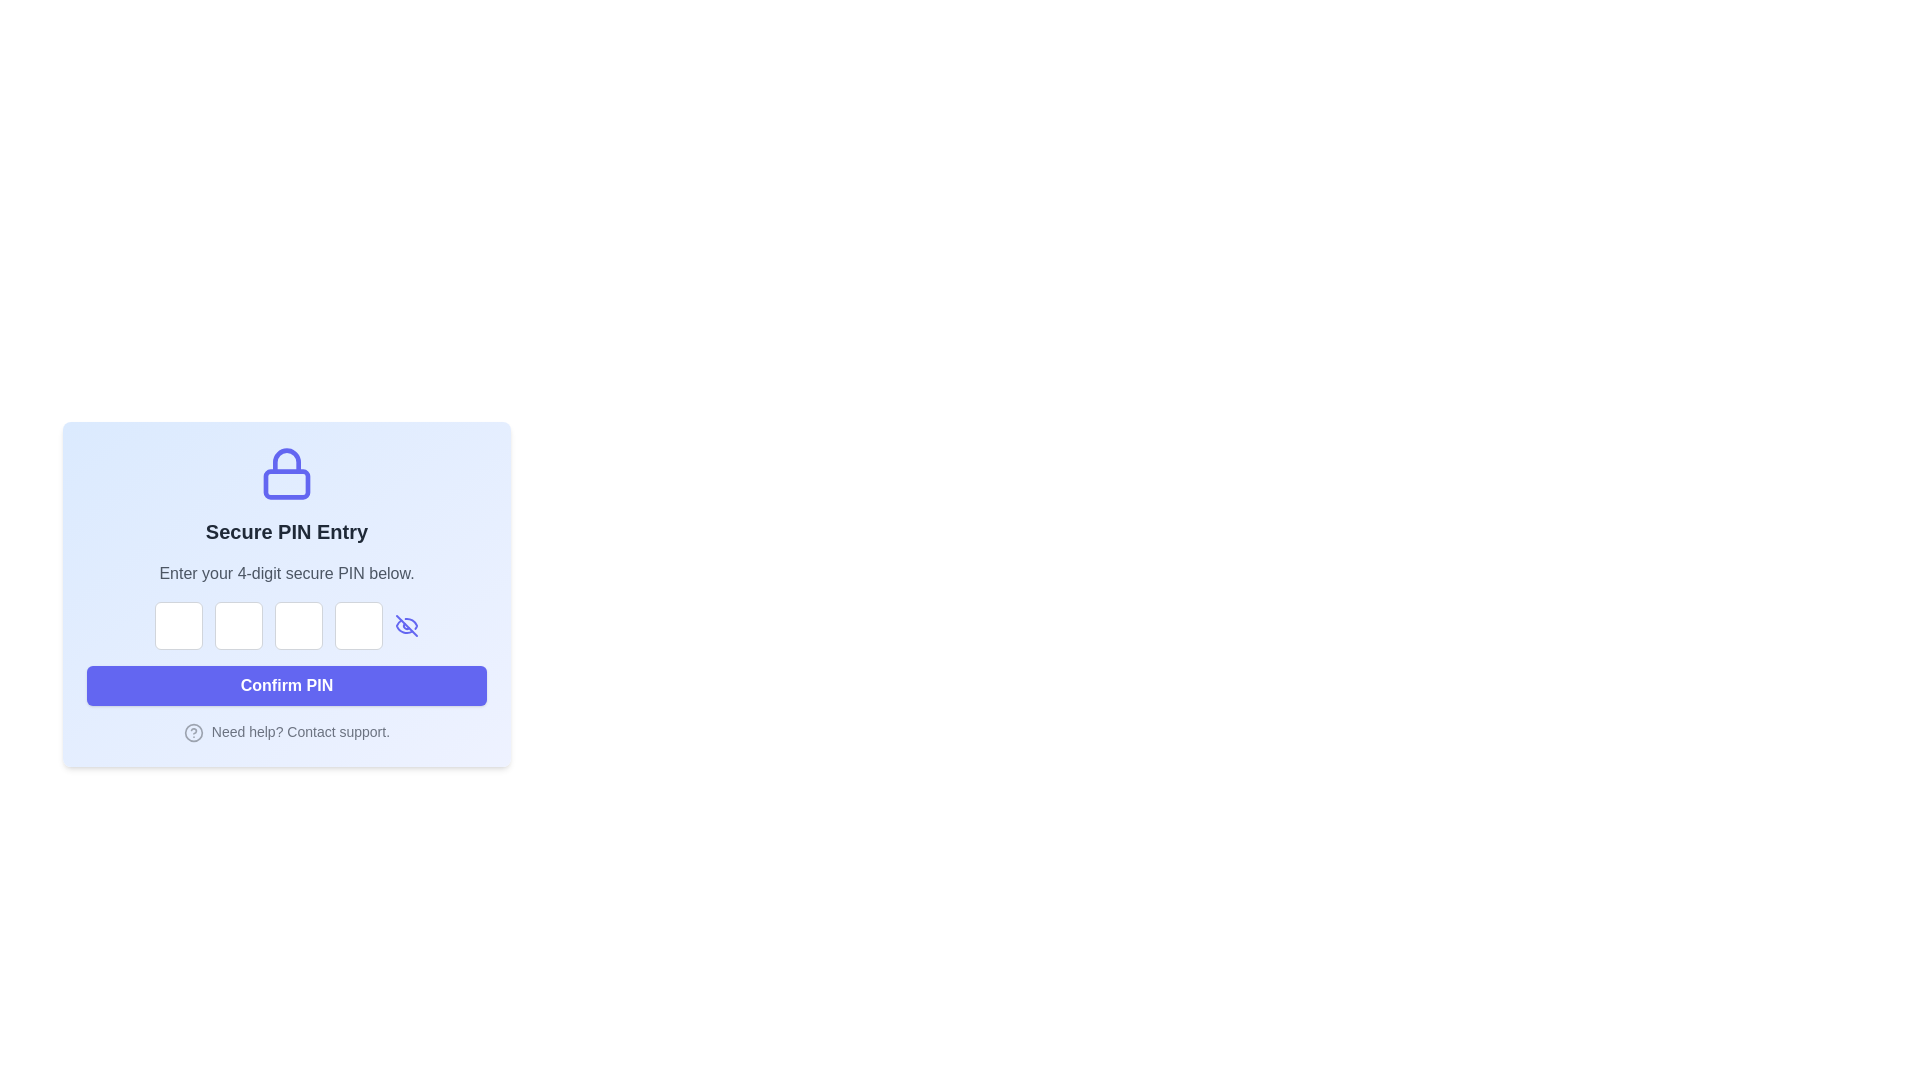  I want to click on the circular help icon located at the bottom of the card with the text 'Need help? Contact support.', so click(193, 733).